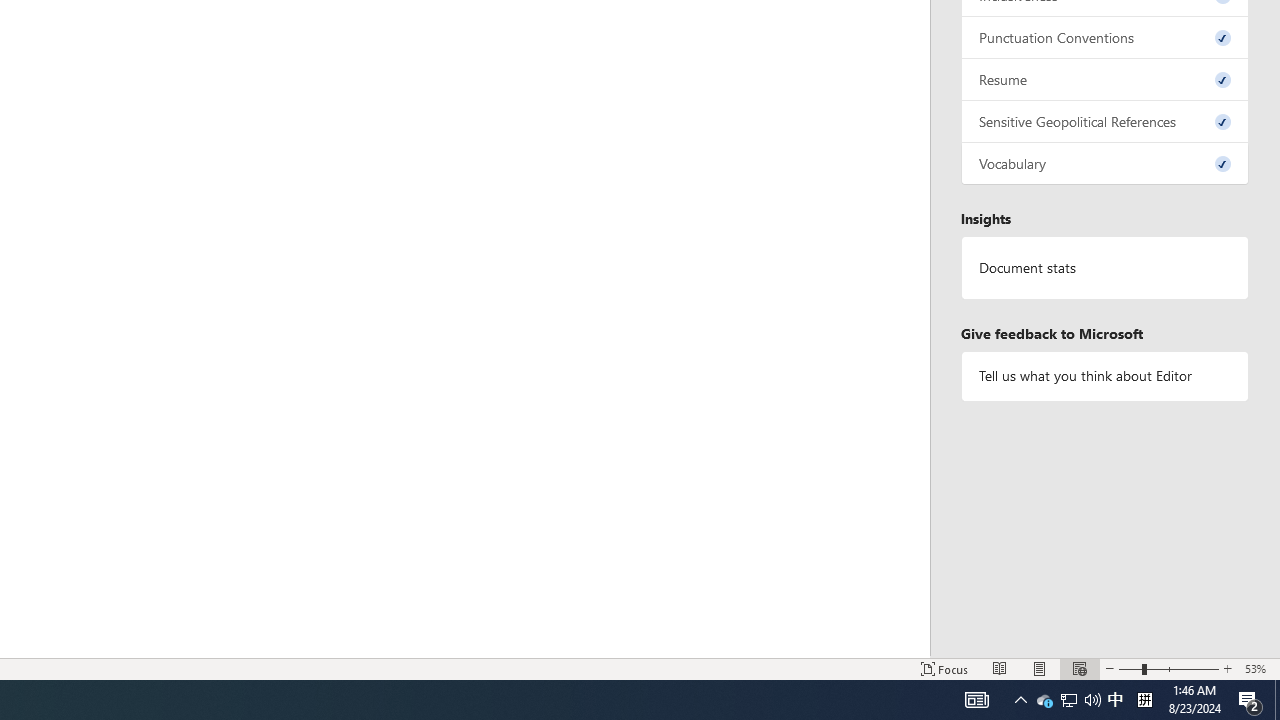 This screenshot has width=1280, height=720. Describe the element at coordinates (1104, 376) in the screenshot. I see `'Tell us what you think about Editor'` at that location.